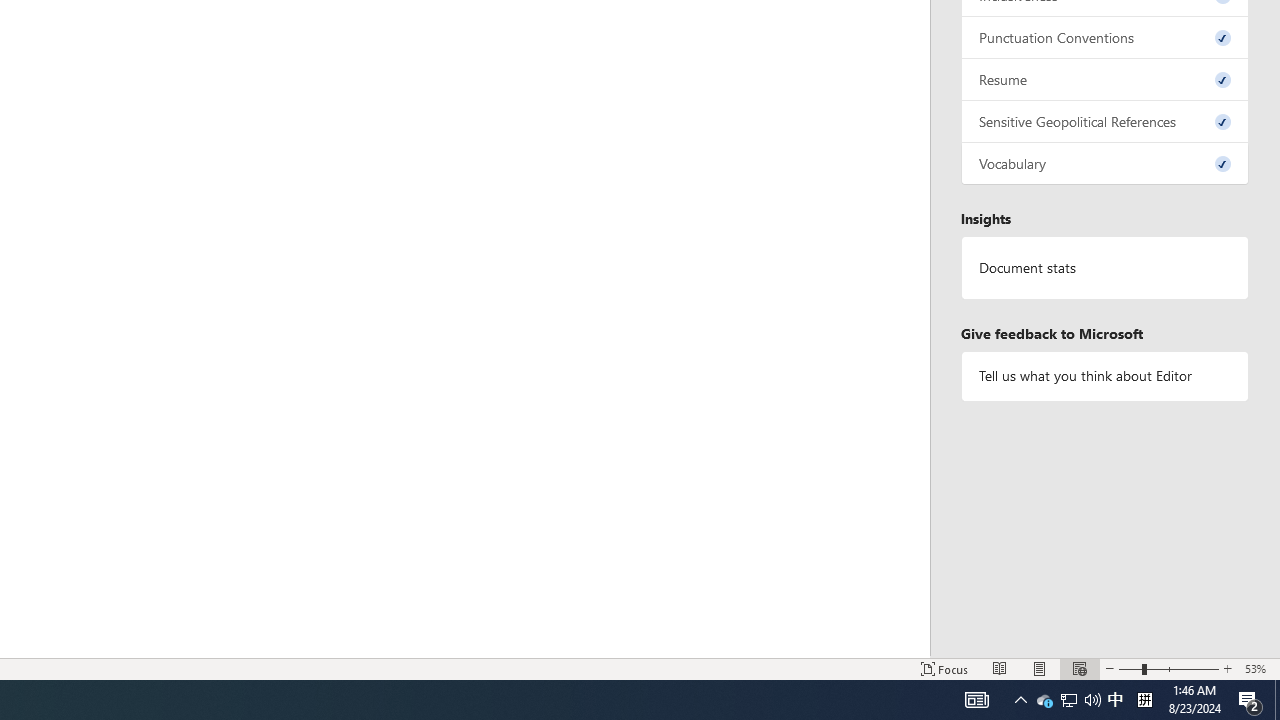 This screenshot has width=1280, height=720. Describe the element at coordinates (1104, 376) in the screenshot. I see `'Tell us what you think about Editor'` at that location.